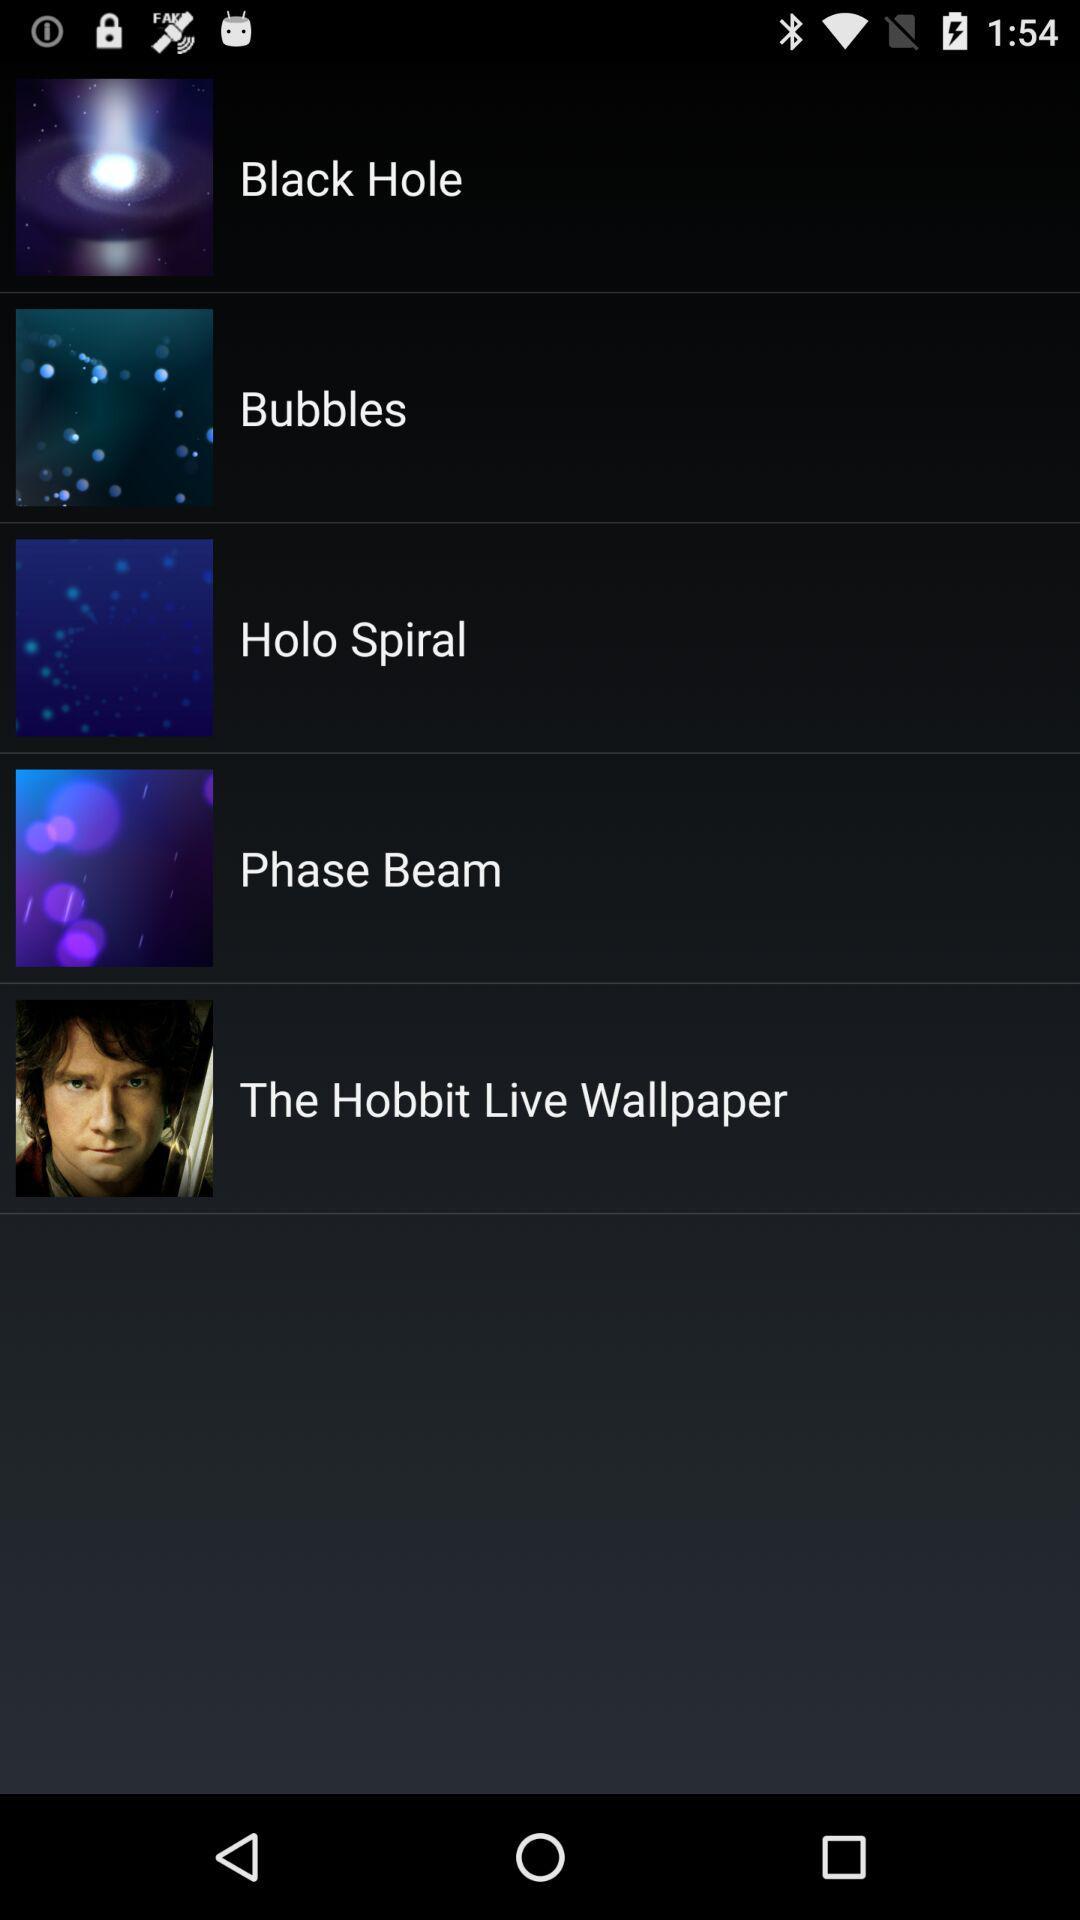  Describe the element at coordinates (322, 406) in the screenshot. I see `the item above holo spiral` at that location.